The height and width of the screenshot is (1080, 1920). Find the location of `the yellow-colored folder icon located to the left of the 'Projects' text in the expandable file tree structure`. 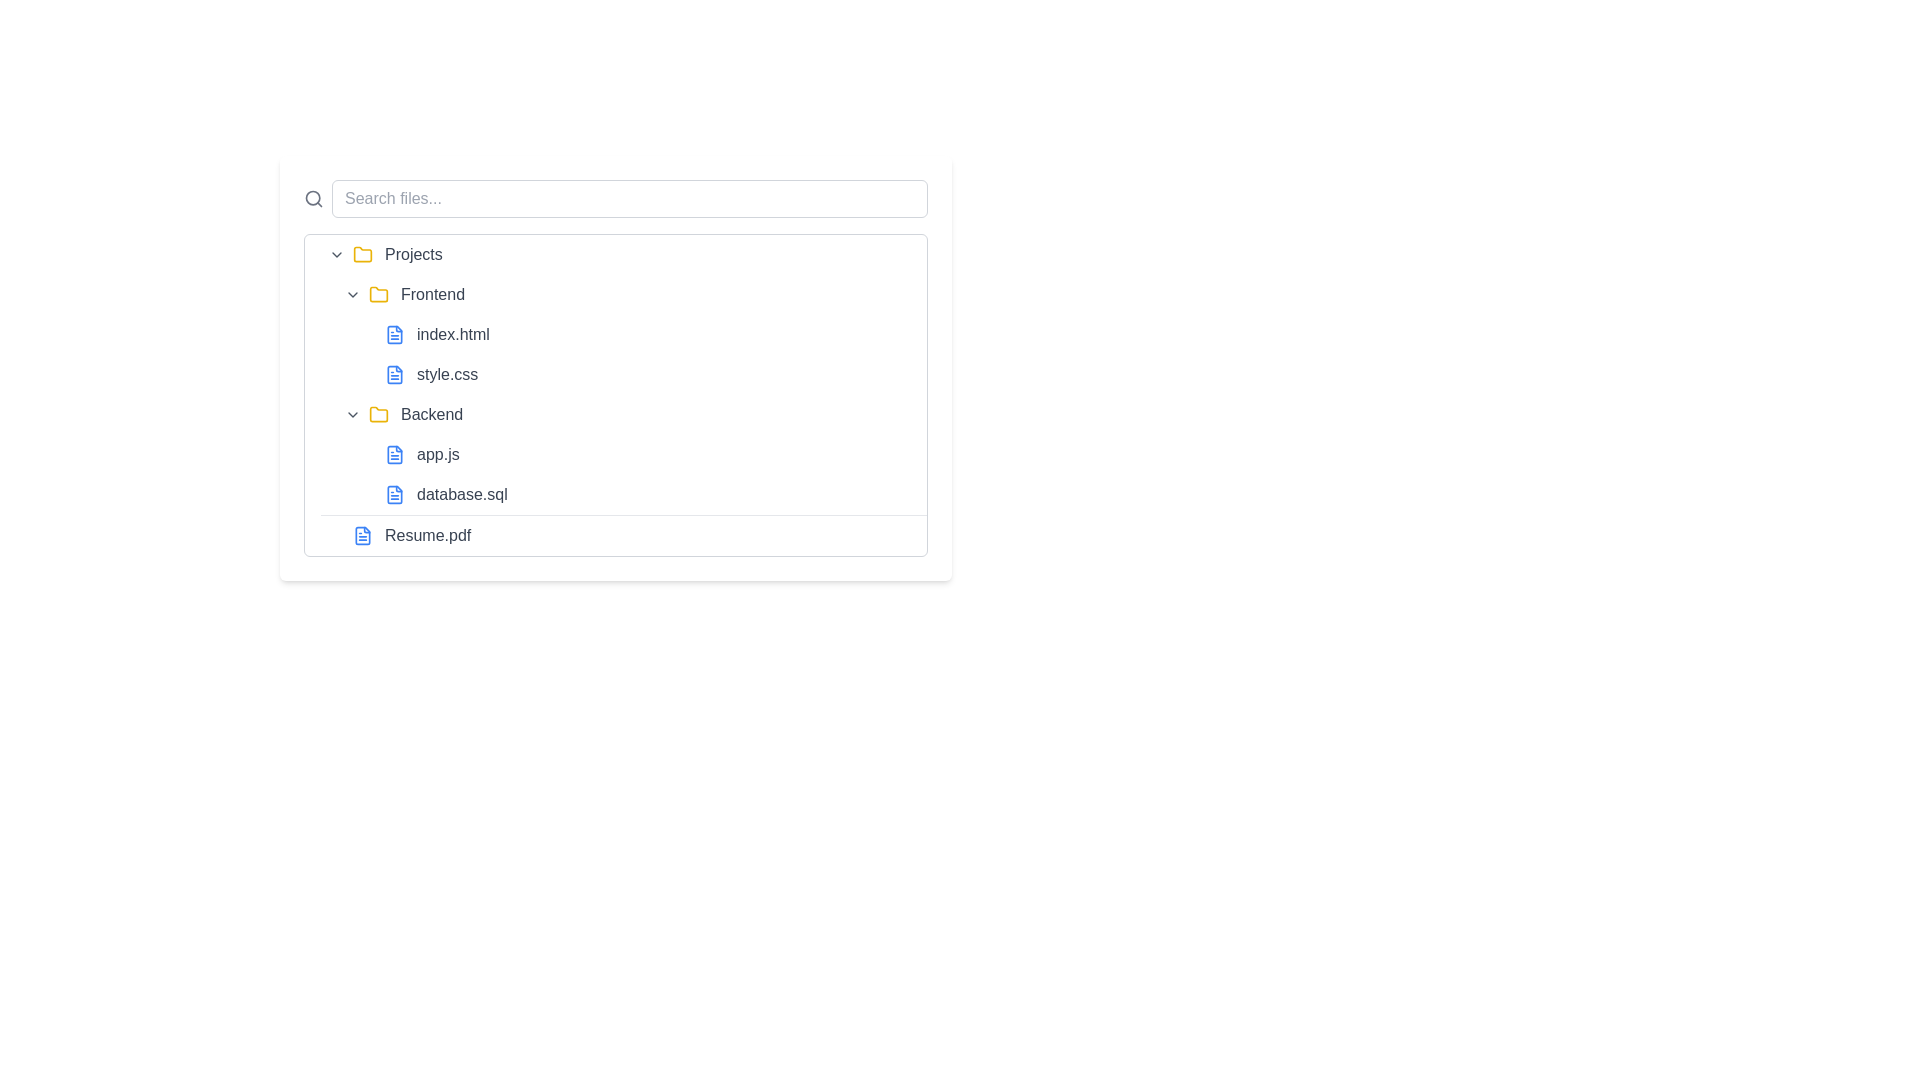

the yellow-colored folder icon located to the left of the 'Projects' text in the expandable file tree structure is located at coordinates (363, 253).